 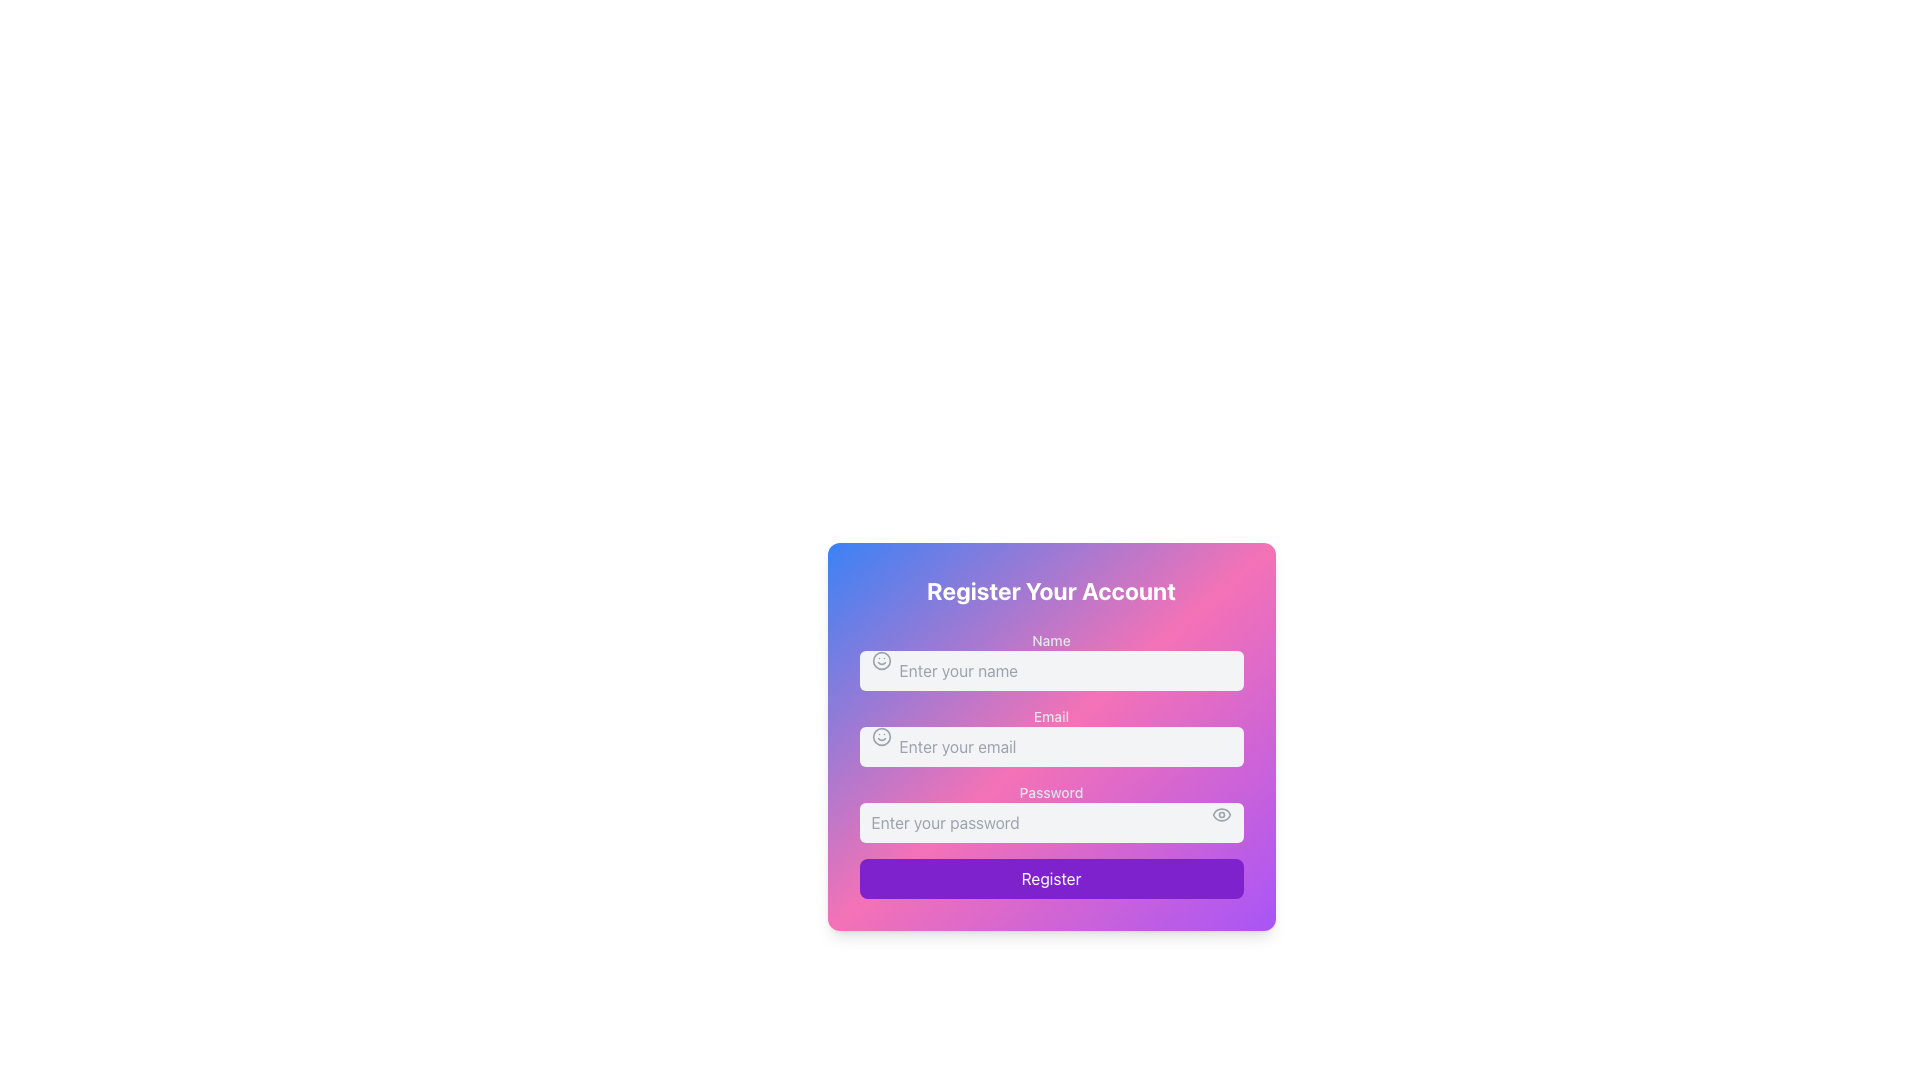 I want to click on the bold header text labeled 'Register Your Account' at the top of the registration form, which is centered within a gradient background, so click(x=1050, y=589).